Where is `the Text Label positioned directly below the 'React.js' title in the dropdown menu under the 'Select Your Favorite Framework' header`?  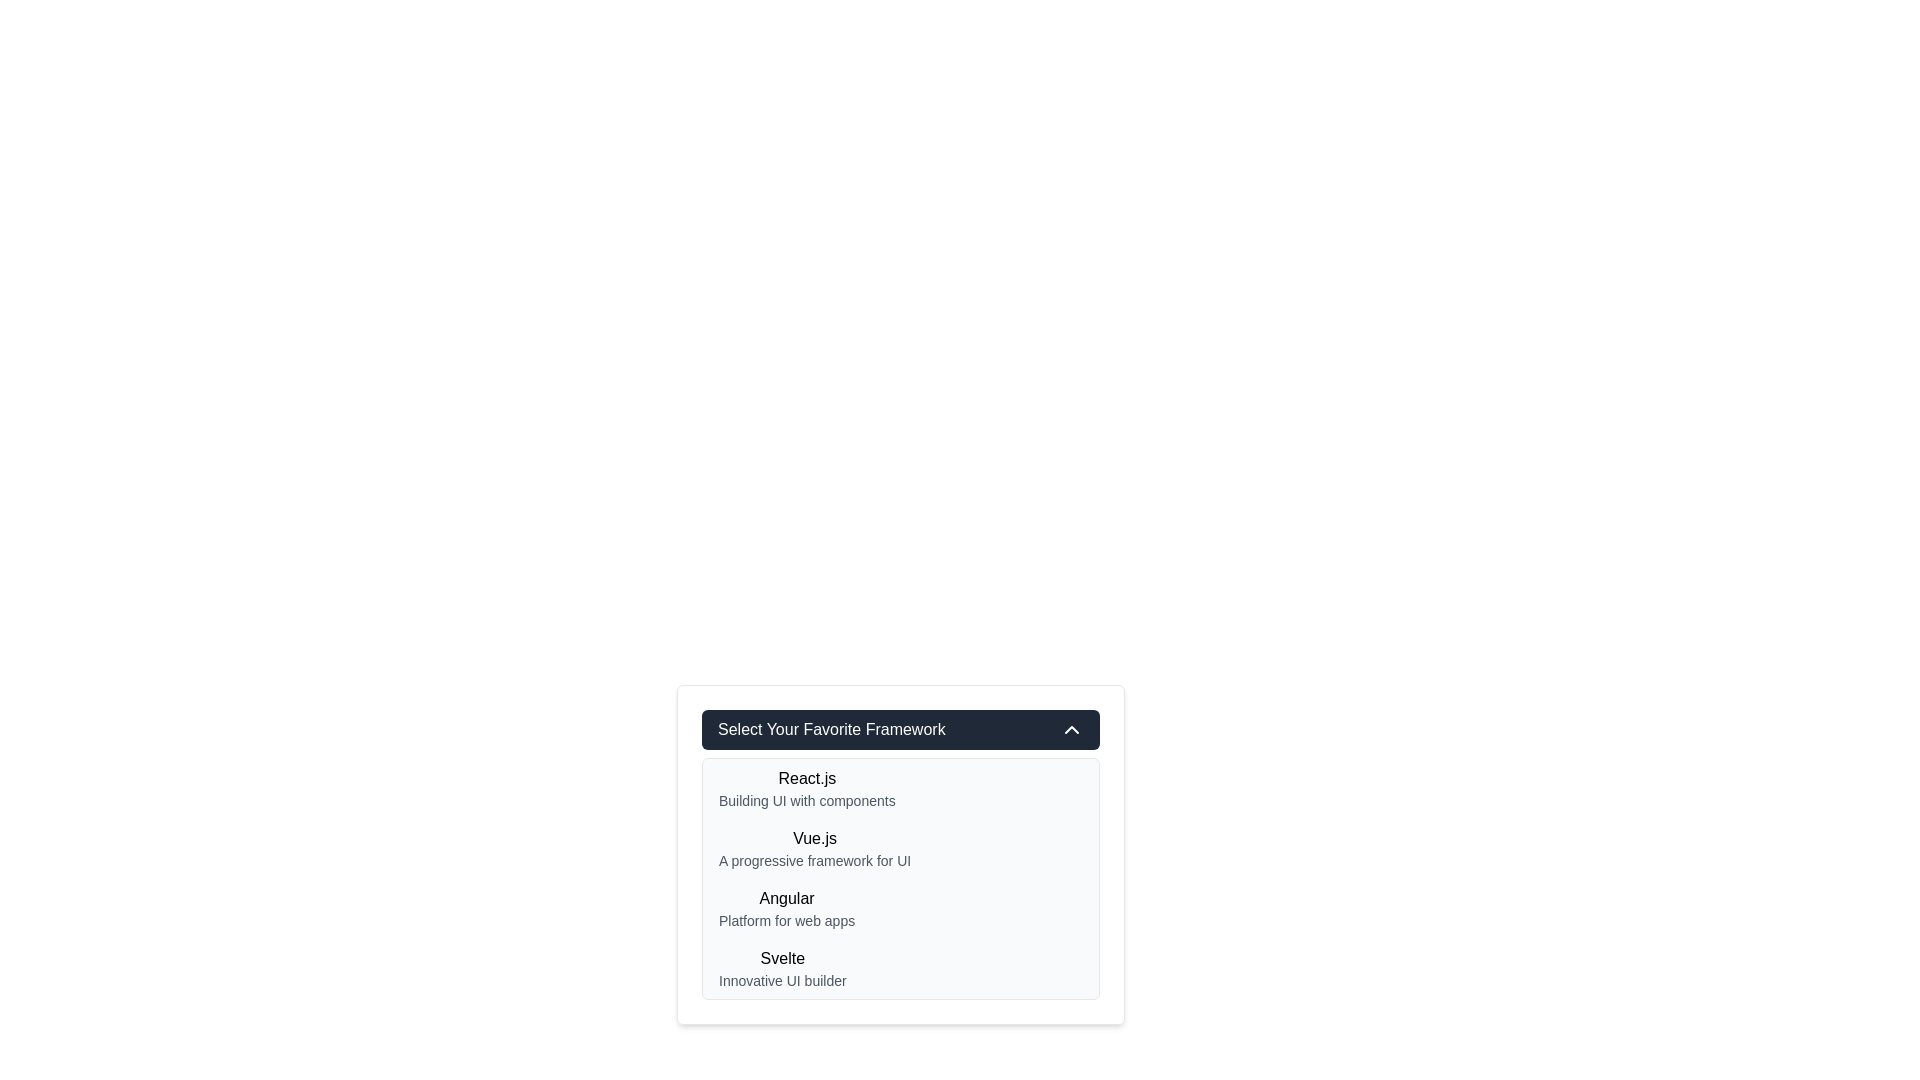
the Text Label positioned directly below the 'React.js' title in the dropdown menu under the 'Select Your Favorite Framework' header is located at coordinates (807, 800).